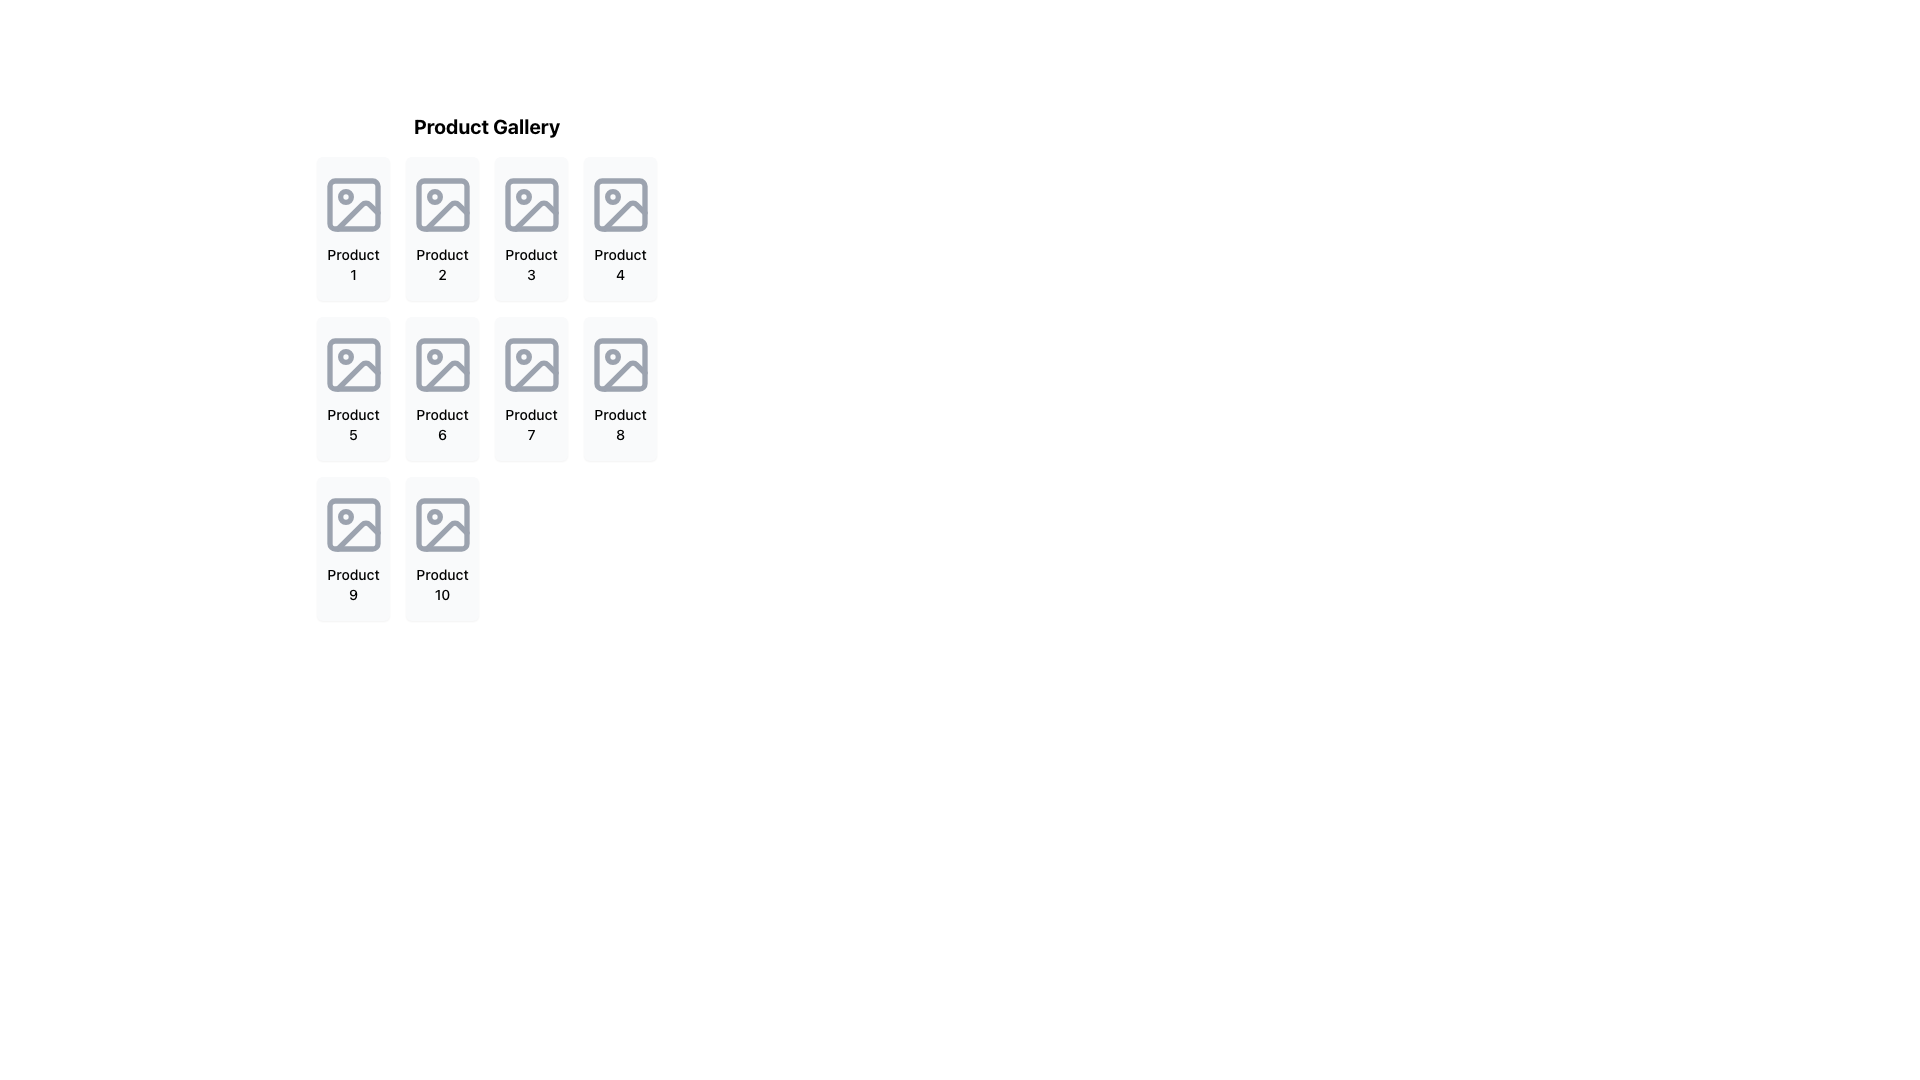  Describe the element at coordinates (353, 389) in the screenshot. I see `the Card Component representing 'Product 5'` at that location.